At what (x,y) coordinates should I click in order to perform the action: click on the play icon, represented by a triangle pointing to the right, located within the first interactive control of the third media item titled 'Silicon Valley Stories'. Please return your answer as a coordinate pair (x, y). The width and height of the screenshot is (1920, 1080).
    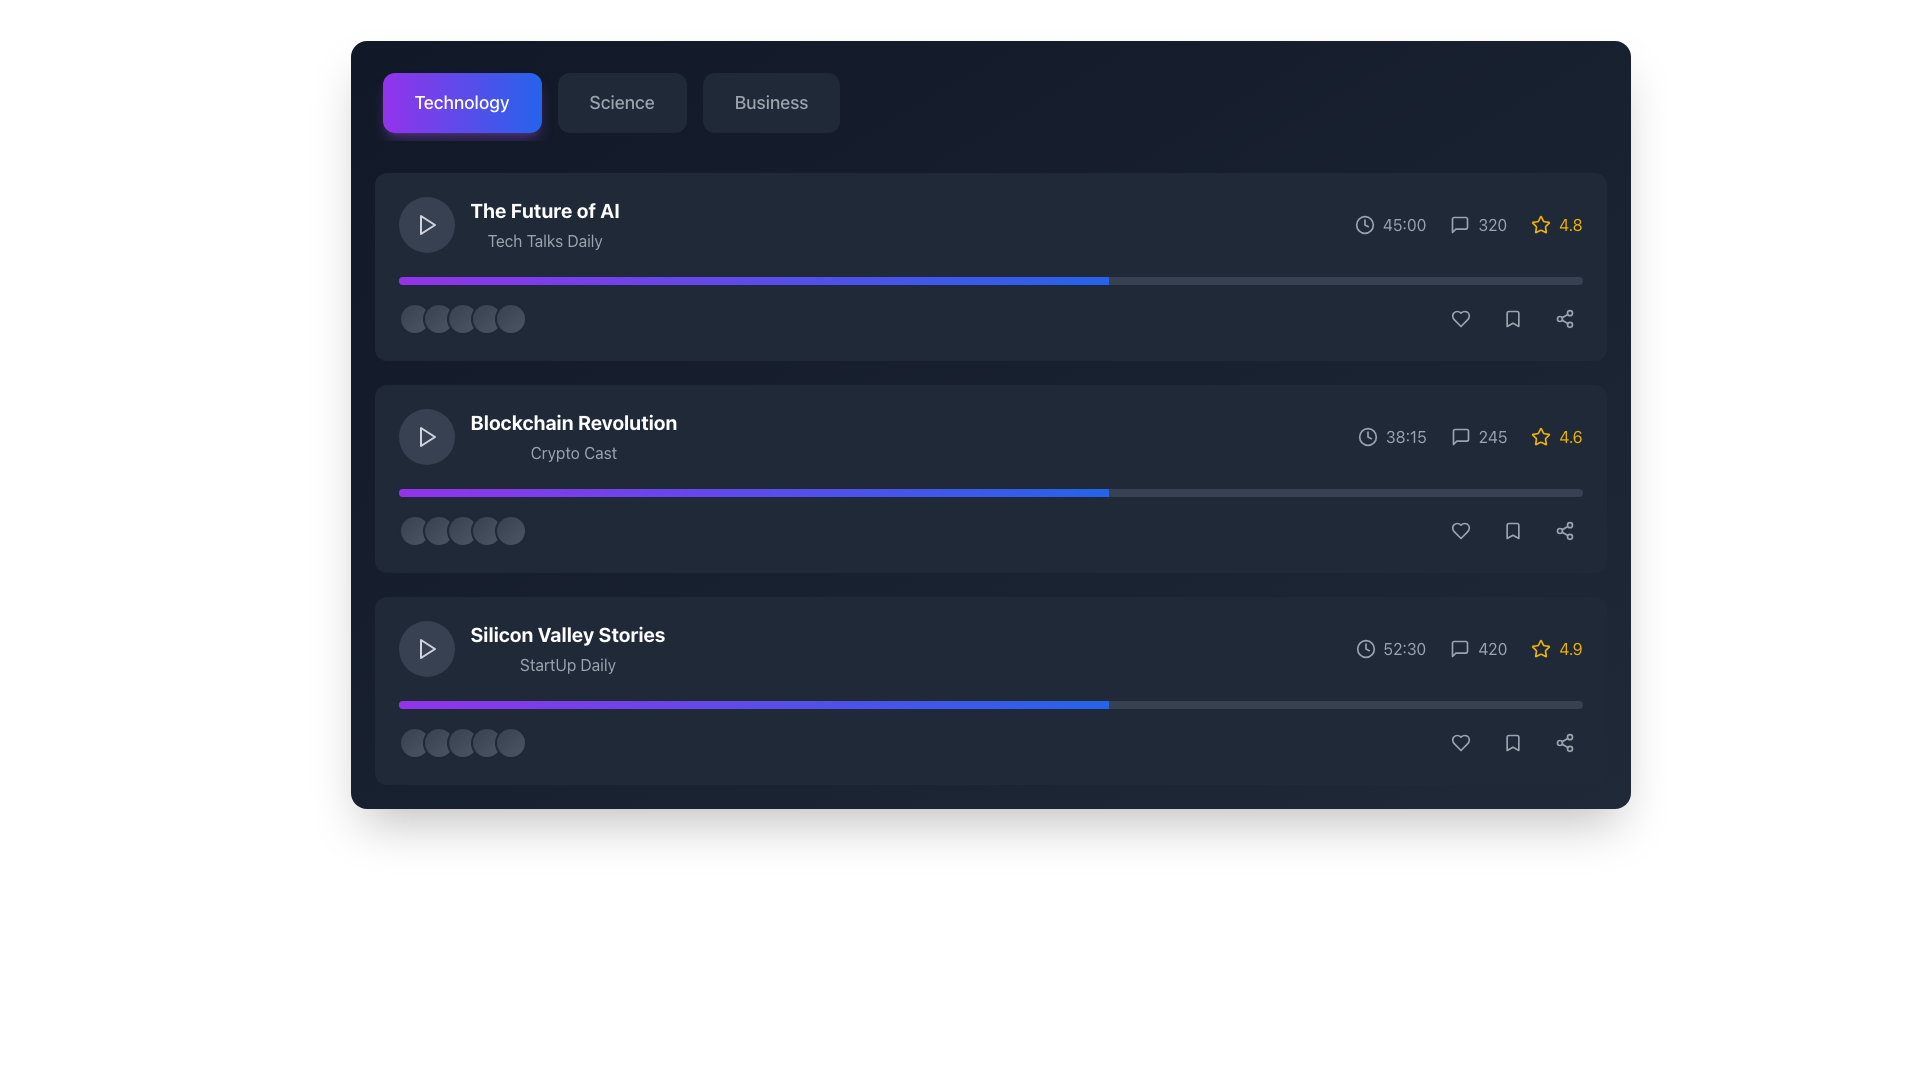
    Looking at the image, I should click on (425, 648).